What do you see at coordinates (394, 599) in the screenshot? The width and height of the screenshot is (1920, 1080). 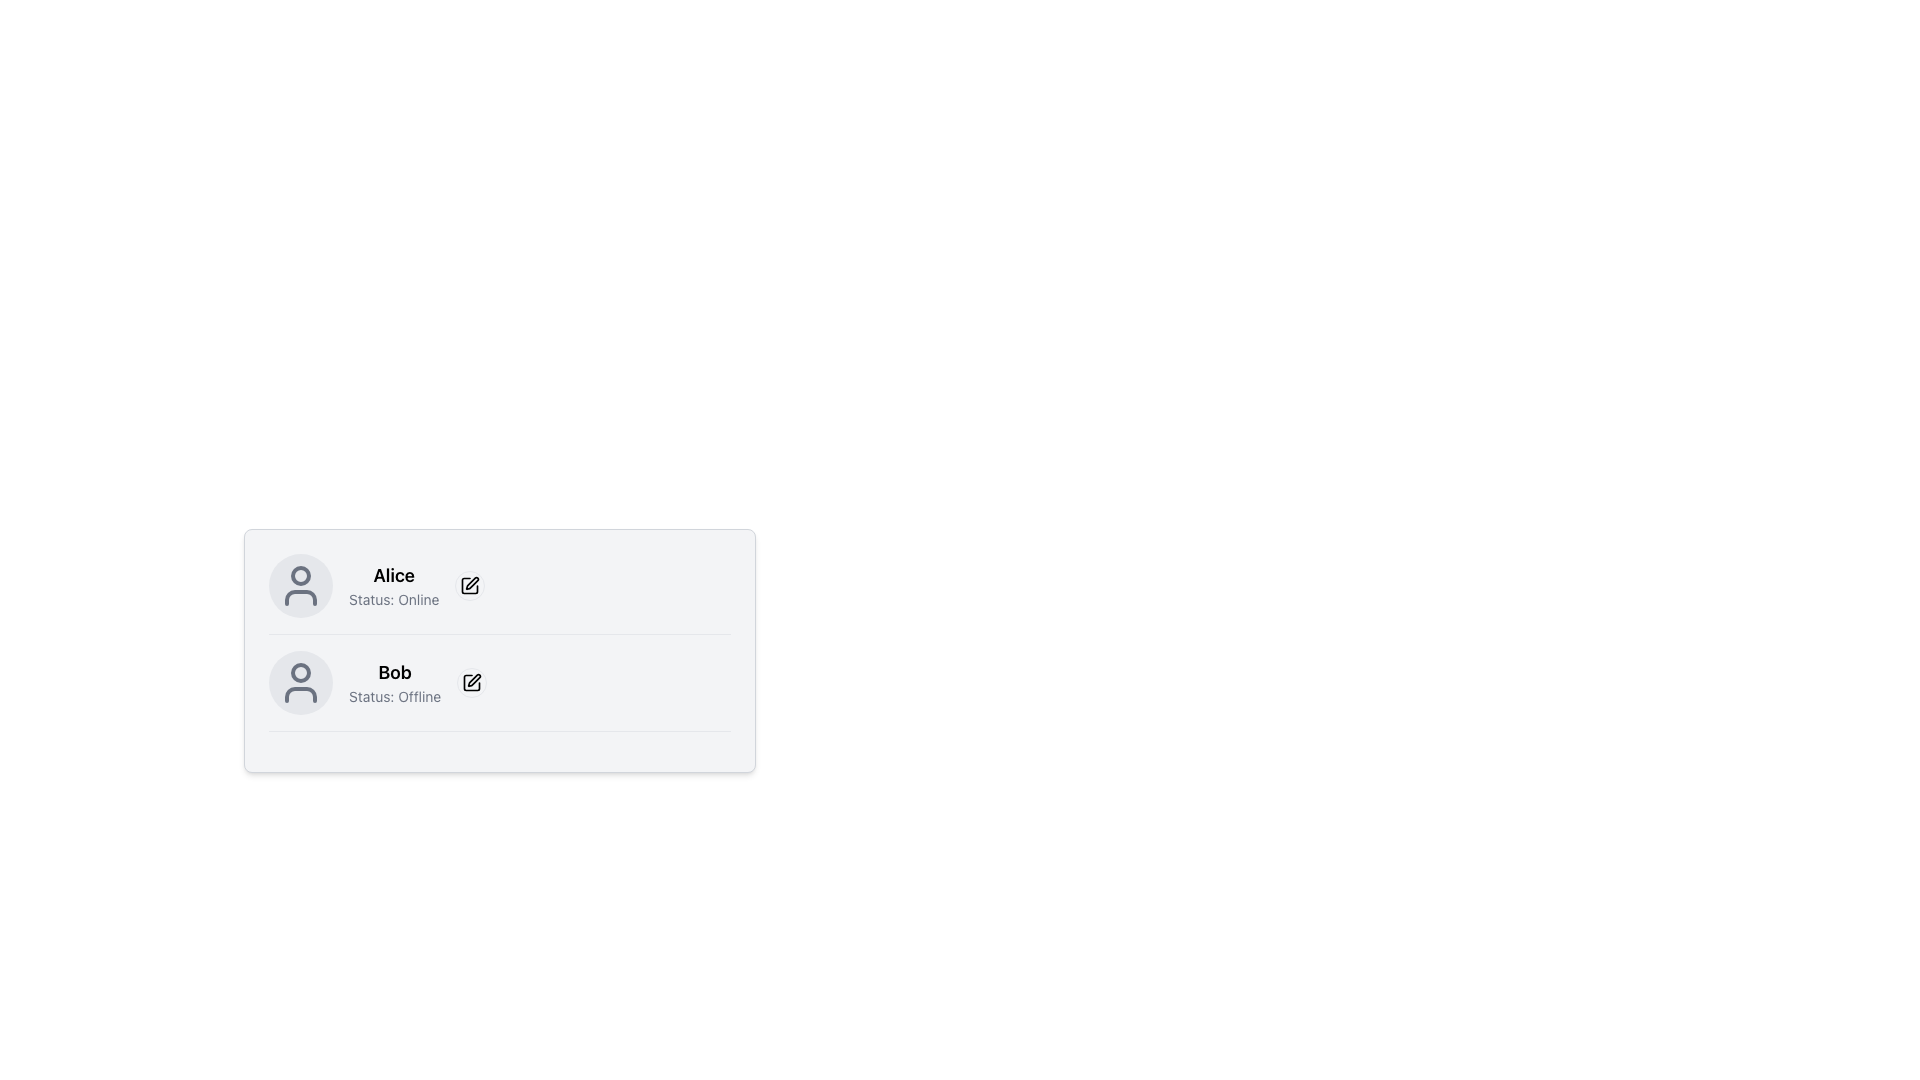 I see `the text label displaying 'Status: Online', which is positioned below the name 'Alice' in a card-like section of the interface` at bounding box center [394, 599].